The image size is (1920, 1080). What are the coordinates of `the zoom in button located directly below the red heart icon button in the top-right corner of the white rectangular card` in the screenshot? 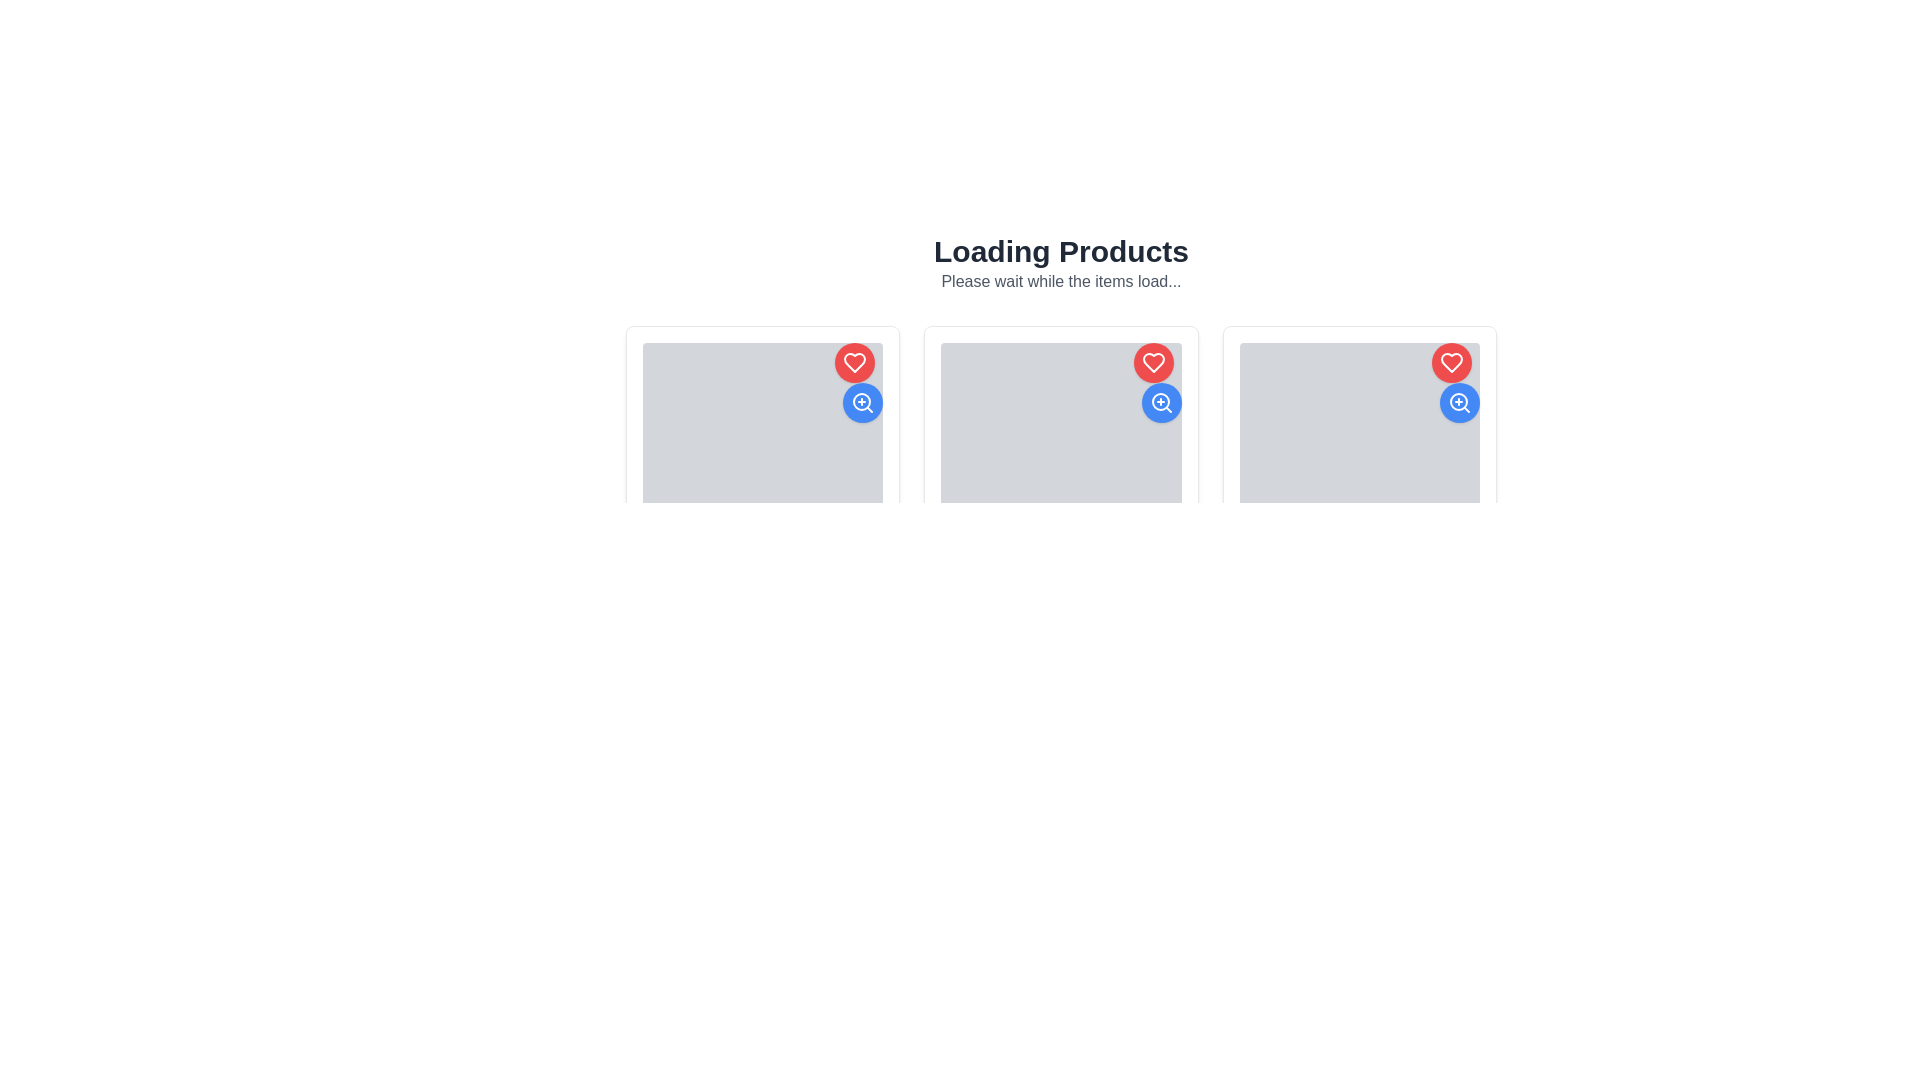 It's located at (859, 382).